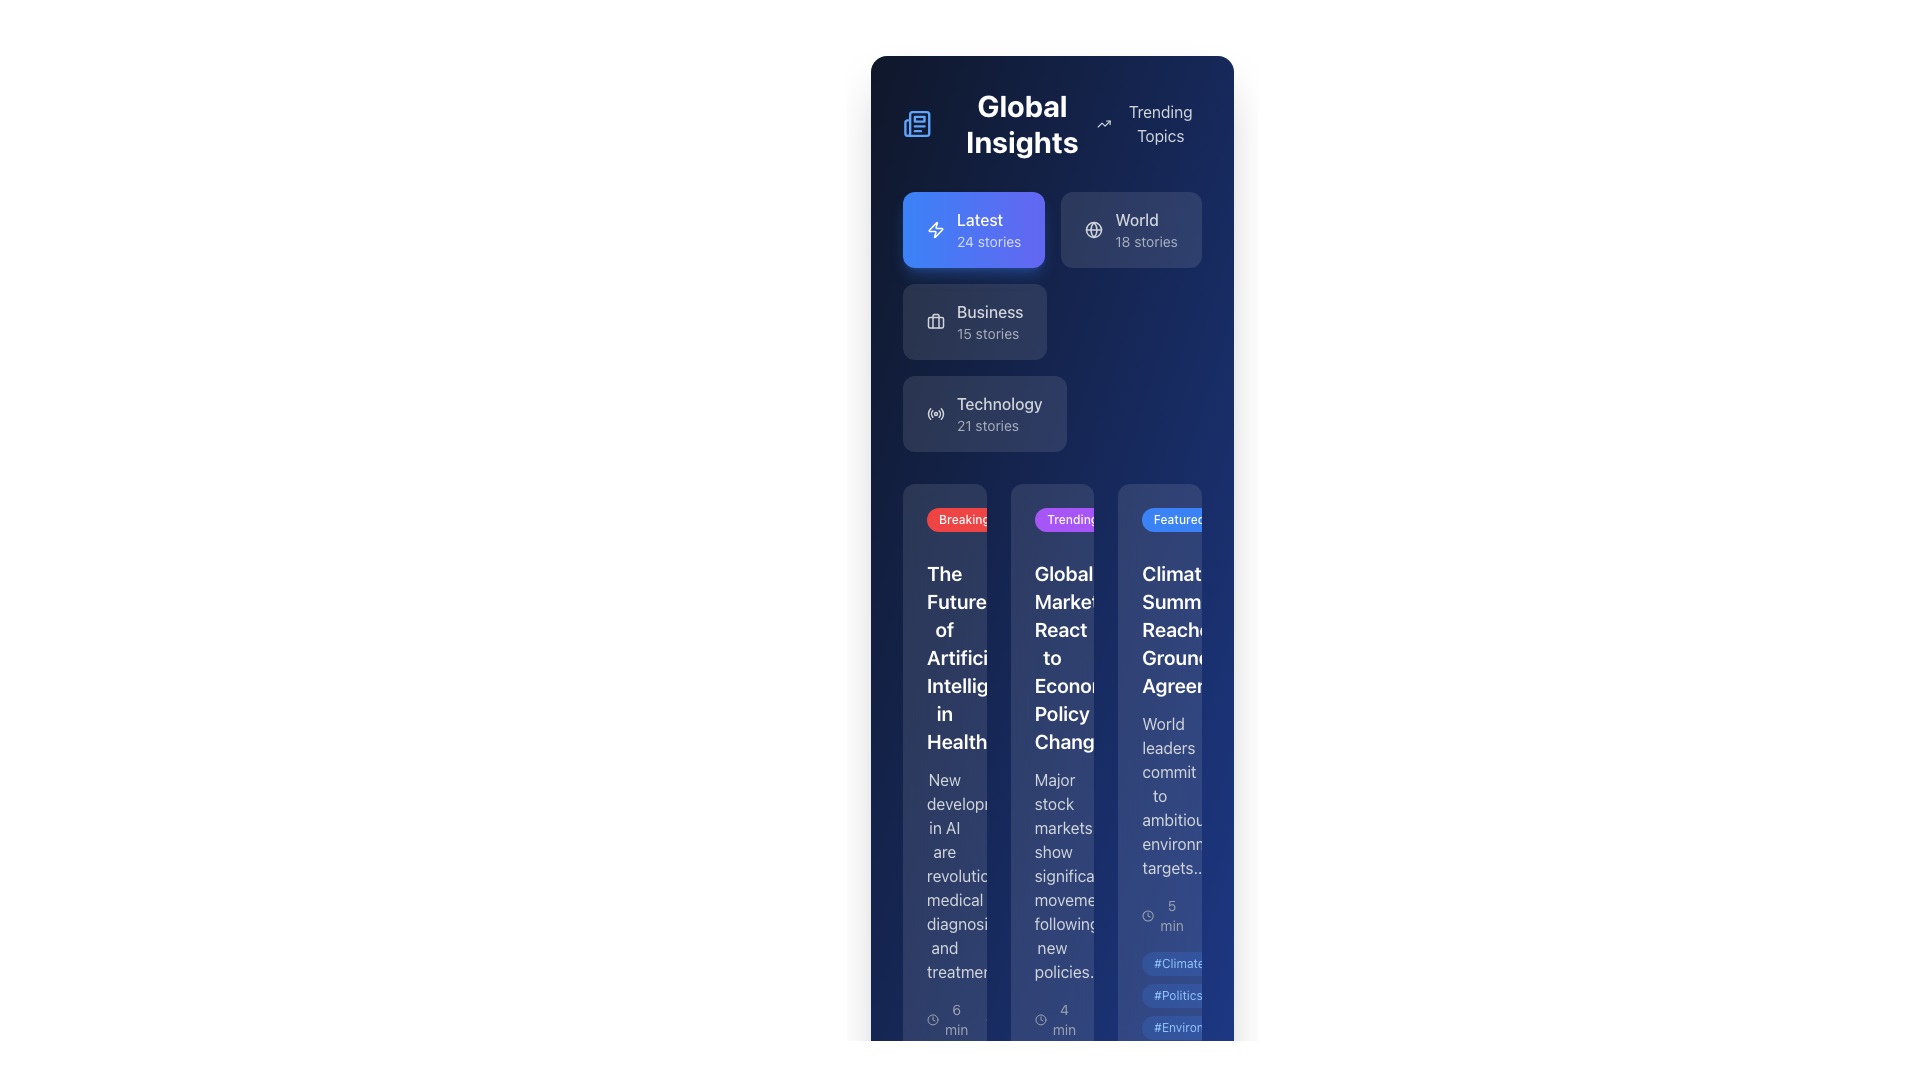  What do you see at coordinates (1040, 1019) in the screenshot?
I see `time icon that indicates '4 min' positioned in the third column of the card layout beneath the 'Trending' label` at bounding box center [1040, 1019].